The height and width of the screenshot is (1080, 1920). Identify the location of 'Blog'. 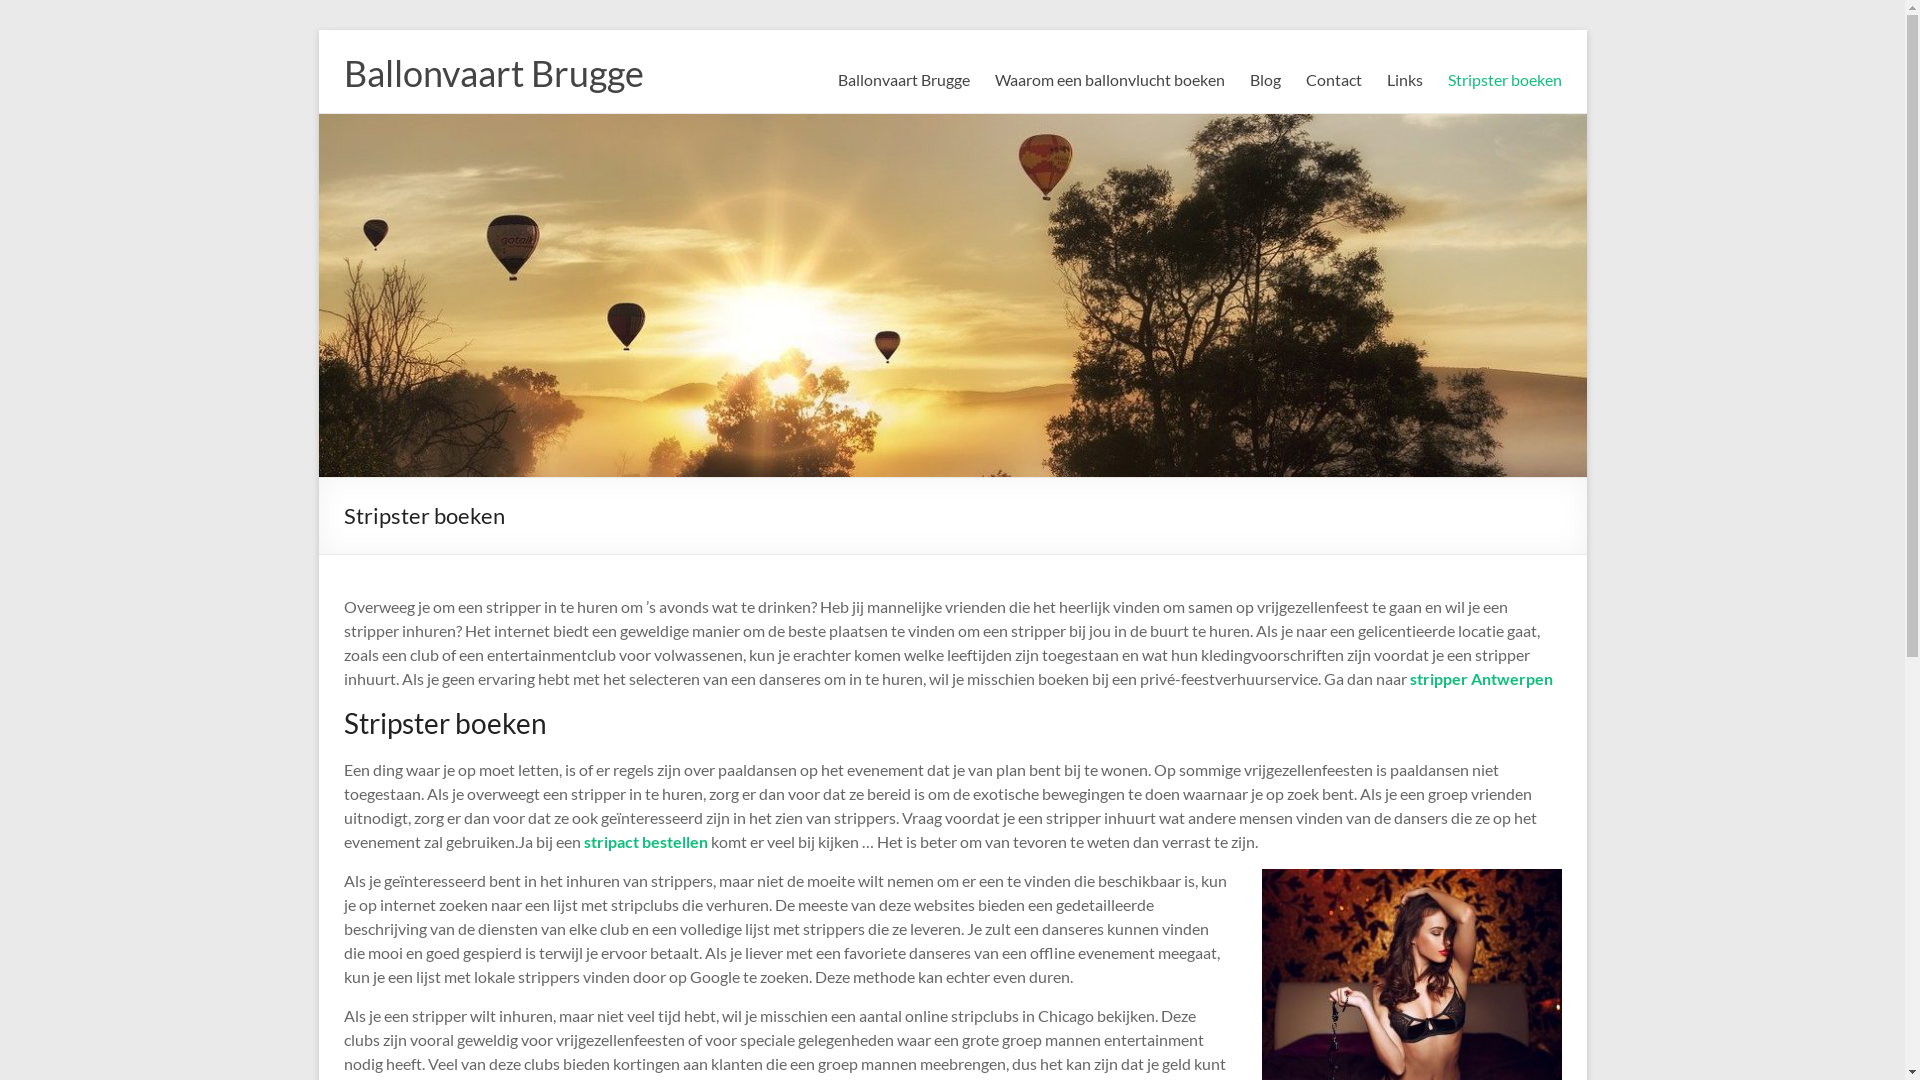
(1248, 79).